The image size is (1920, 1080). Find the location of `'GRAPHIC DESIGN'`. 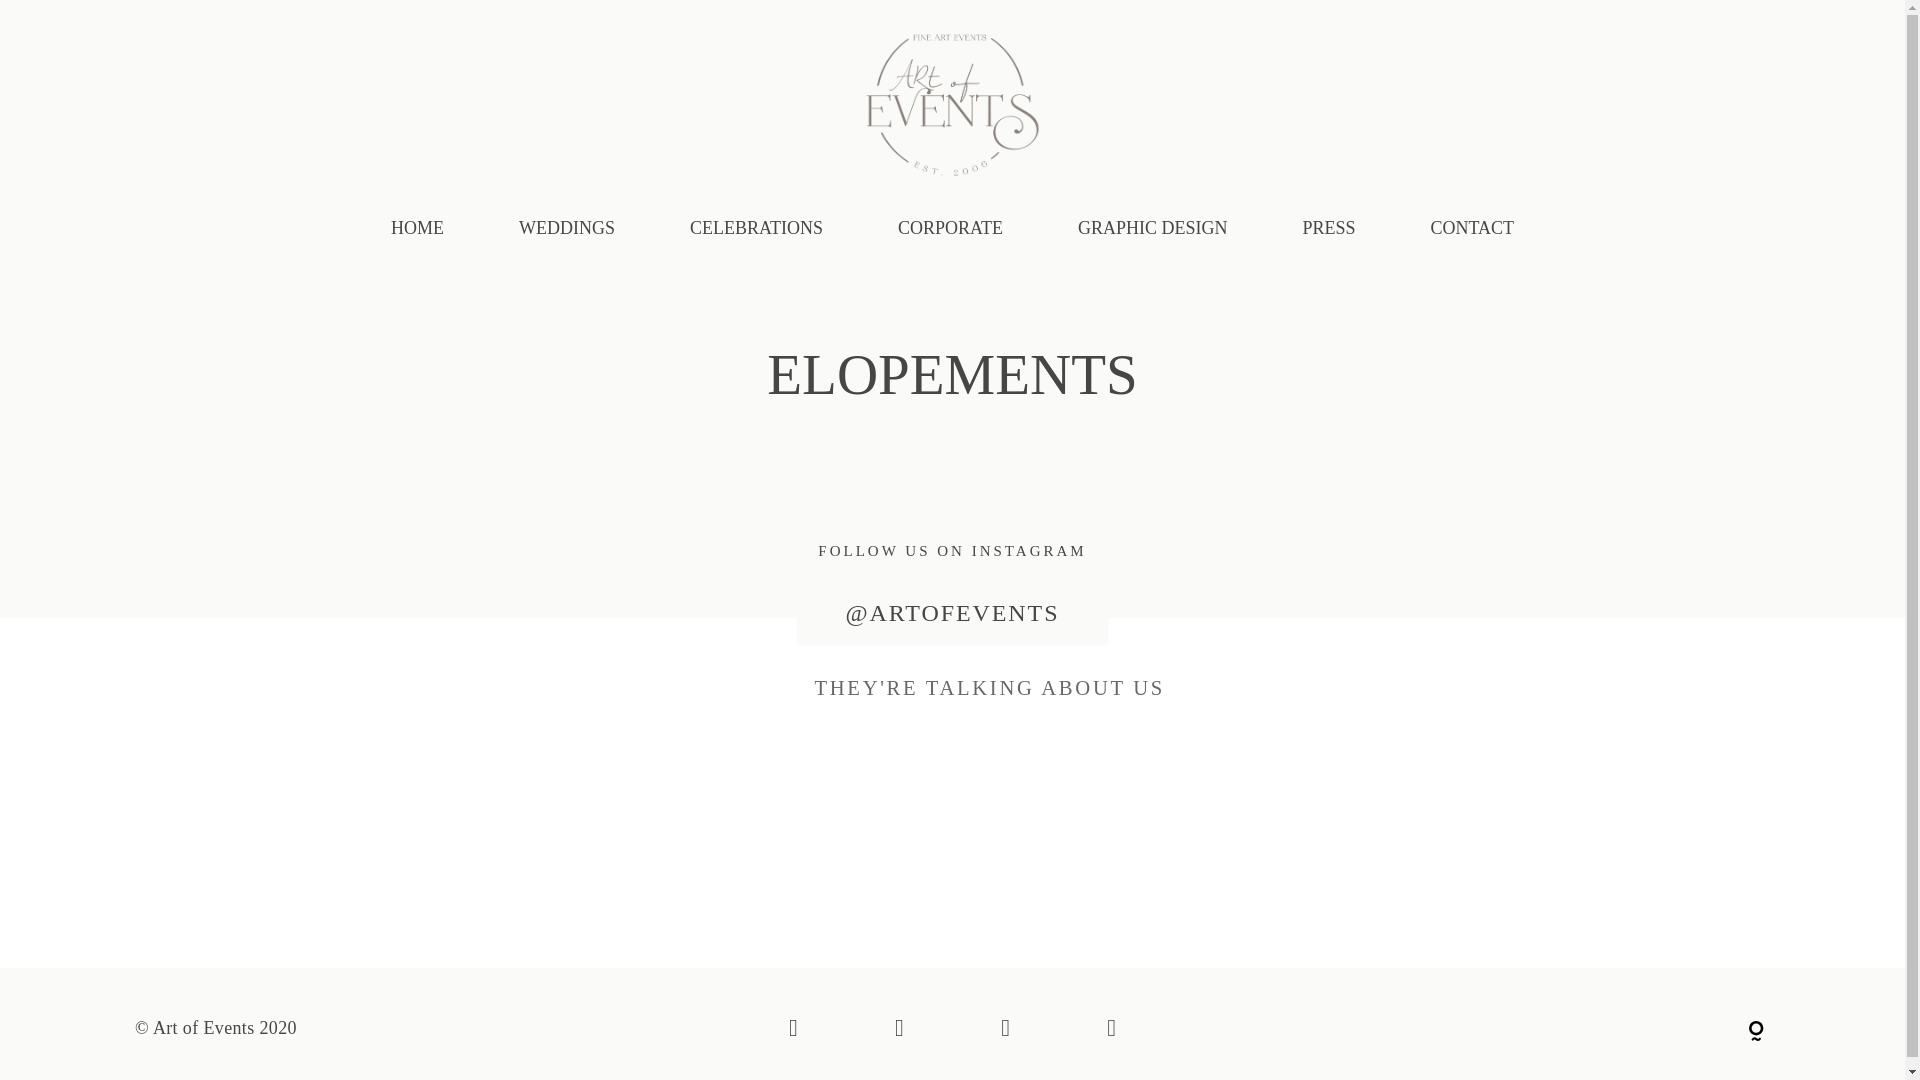

'GRAPHIC DESIGN' is located at coordinates (1152, 227).